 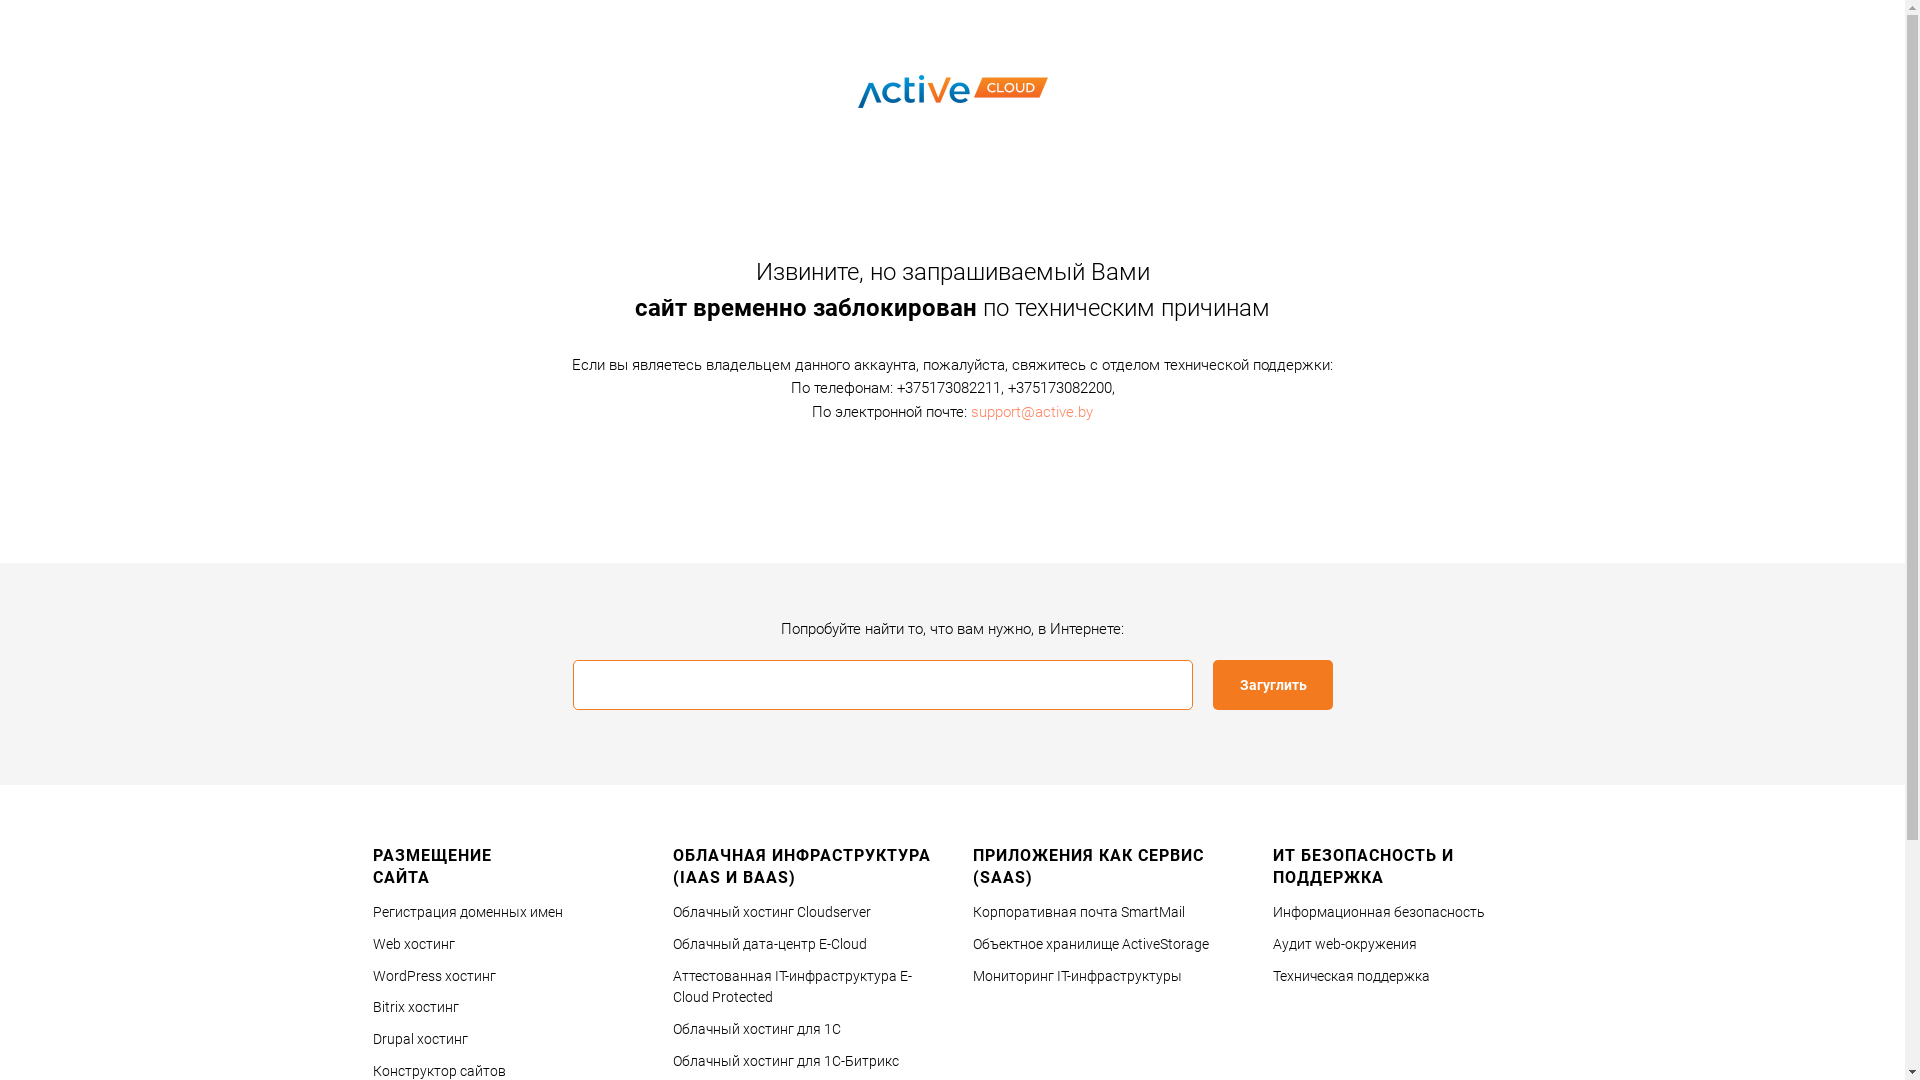 I want to click on '+375173082200', so click(x=1008, y=388).